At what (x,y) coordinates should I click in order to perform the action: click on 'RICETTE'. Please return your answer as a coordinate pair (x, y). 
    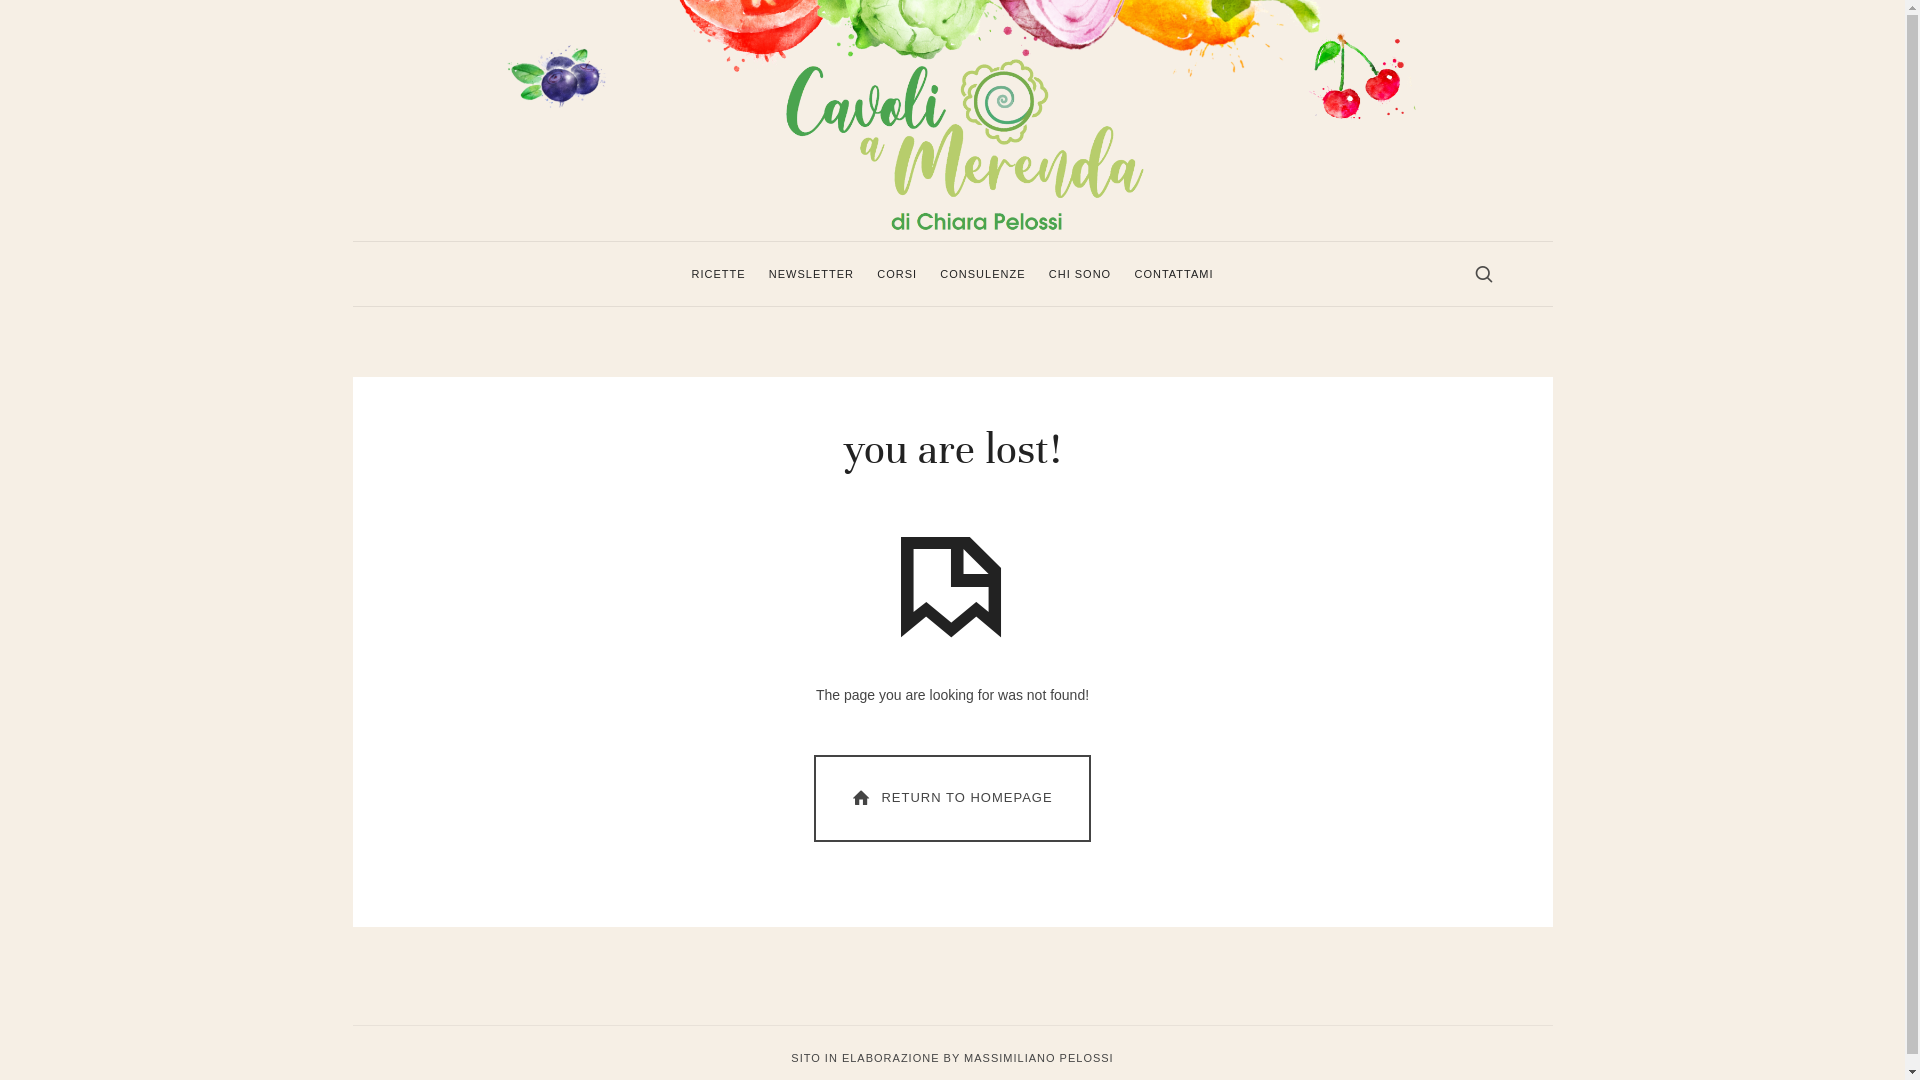
    Looking at the image, I should click on (691, 273).